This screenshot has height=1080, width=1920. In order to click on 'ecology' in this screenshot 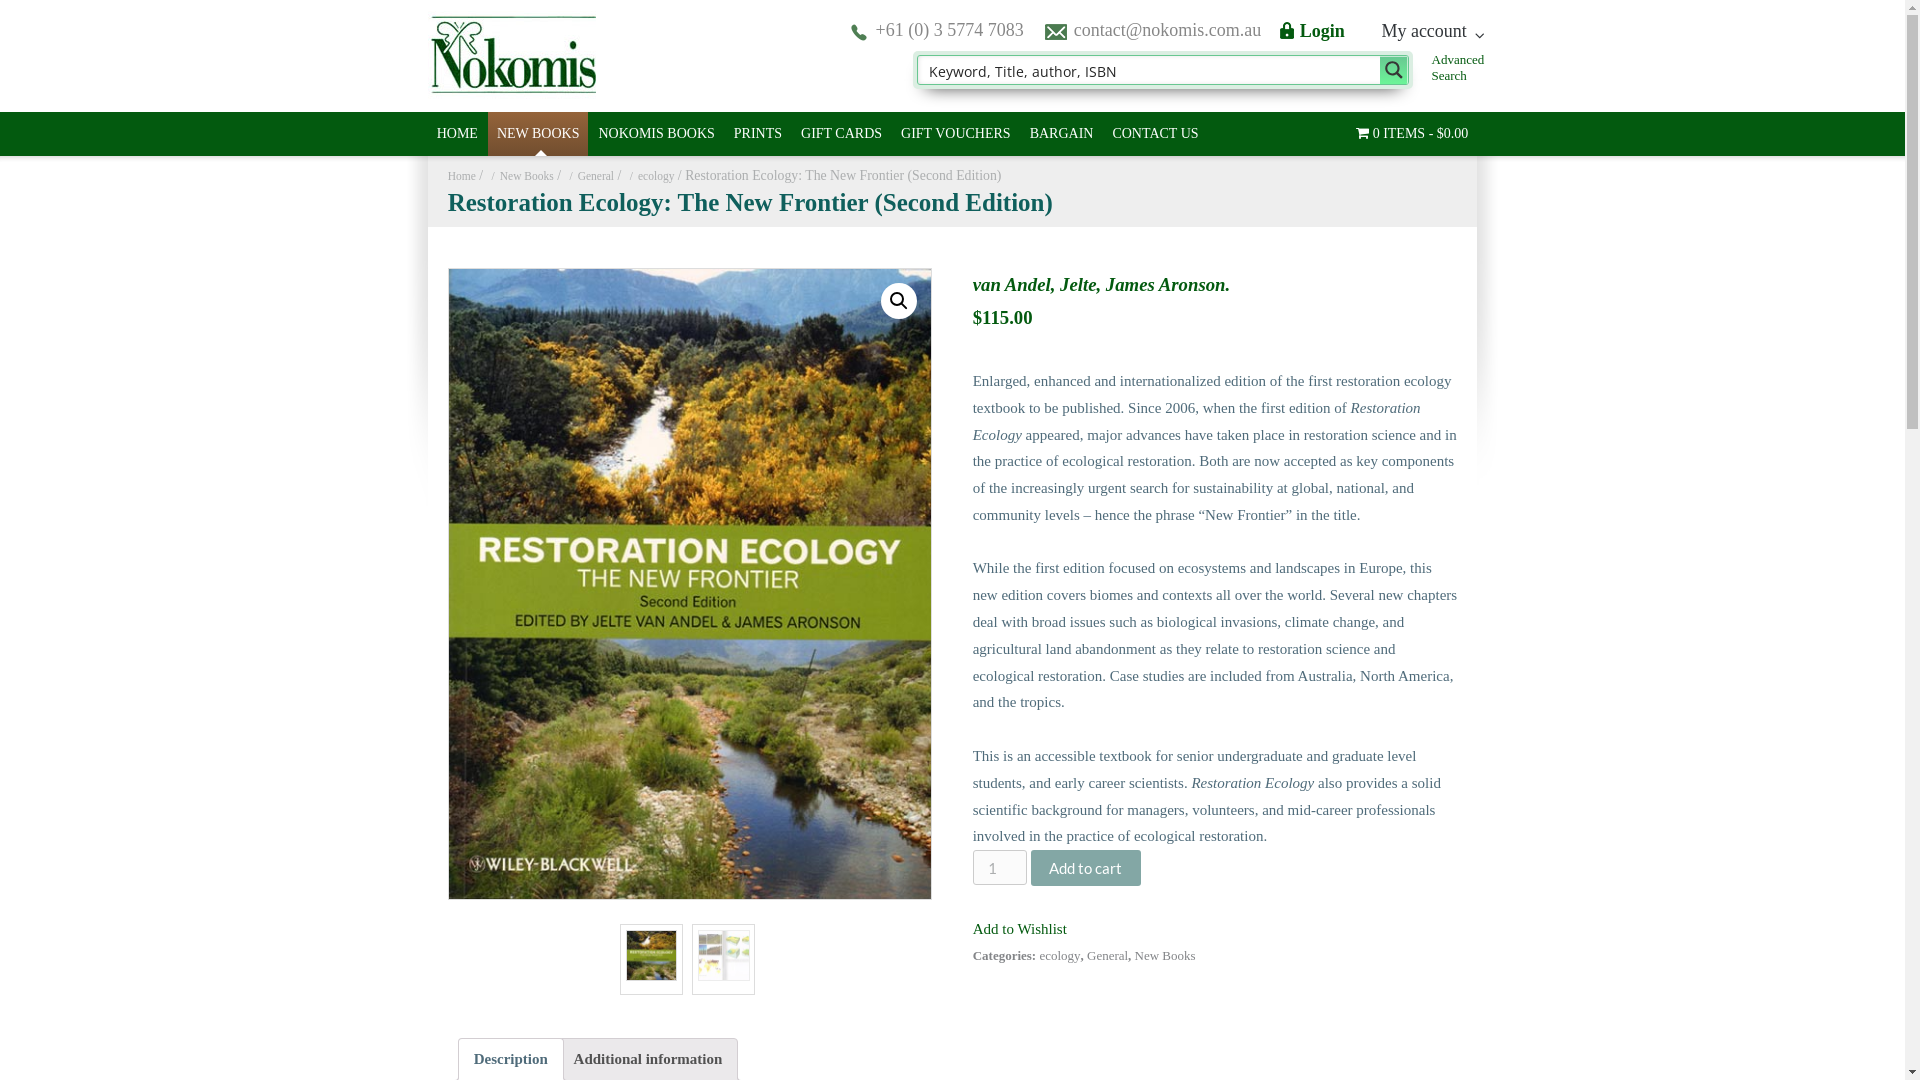, I will do `click(649, 175)`.